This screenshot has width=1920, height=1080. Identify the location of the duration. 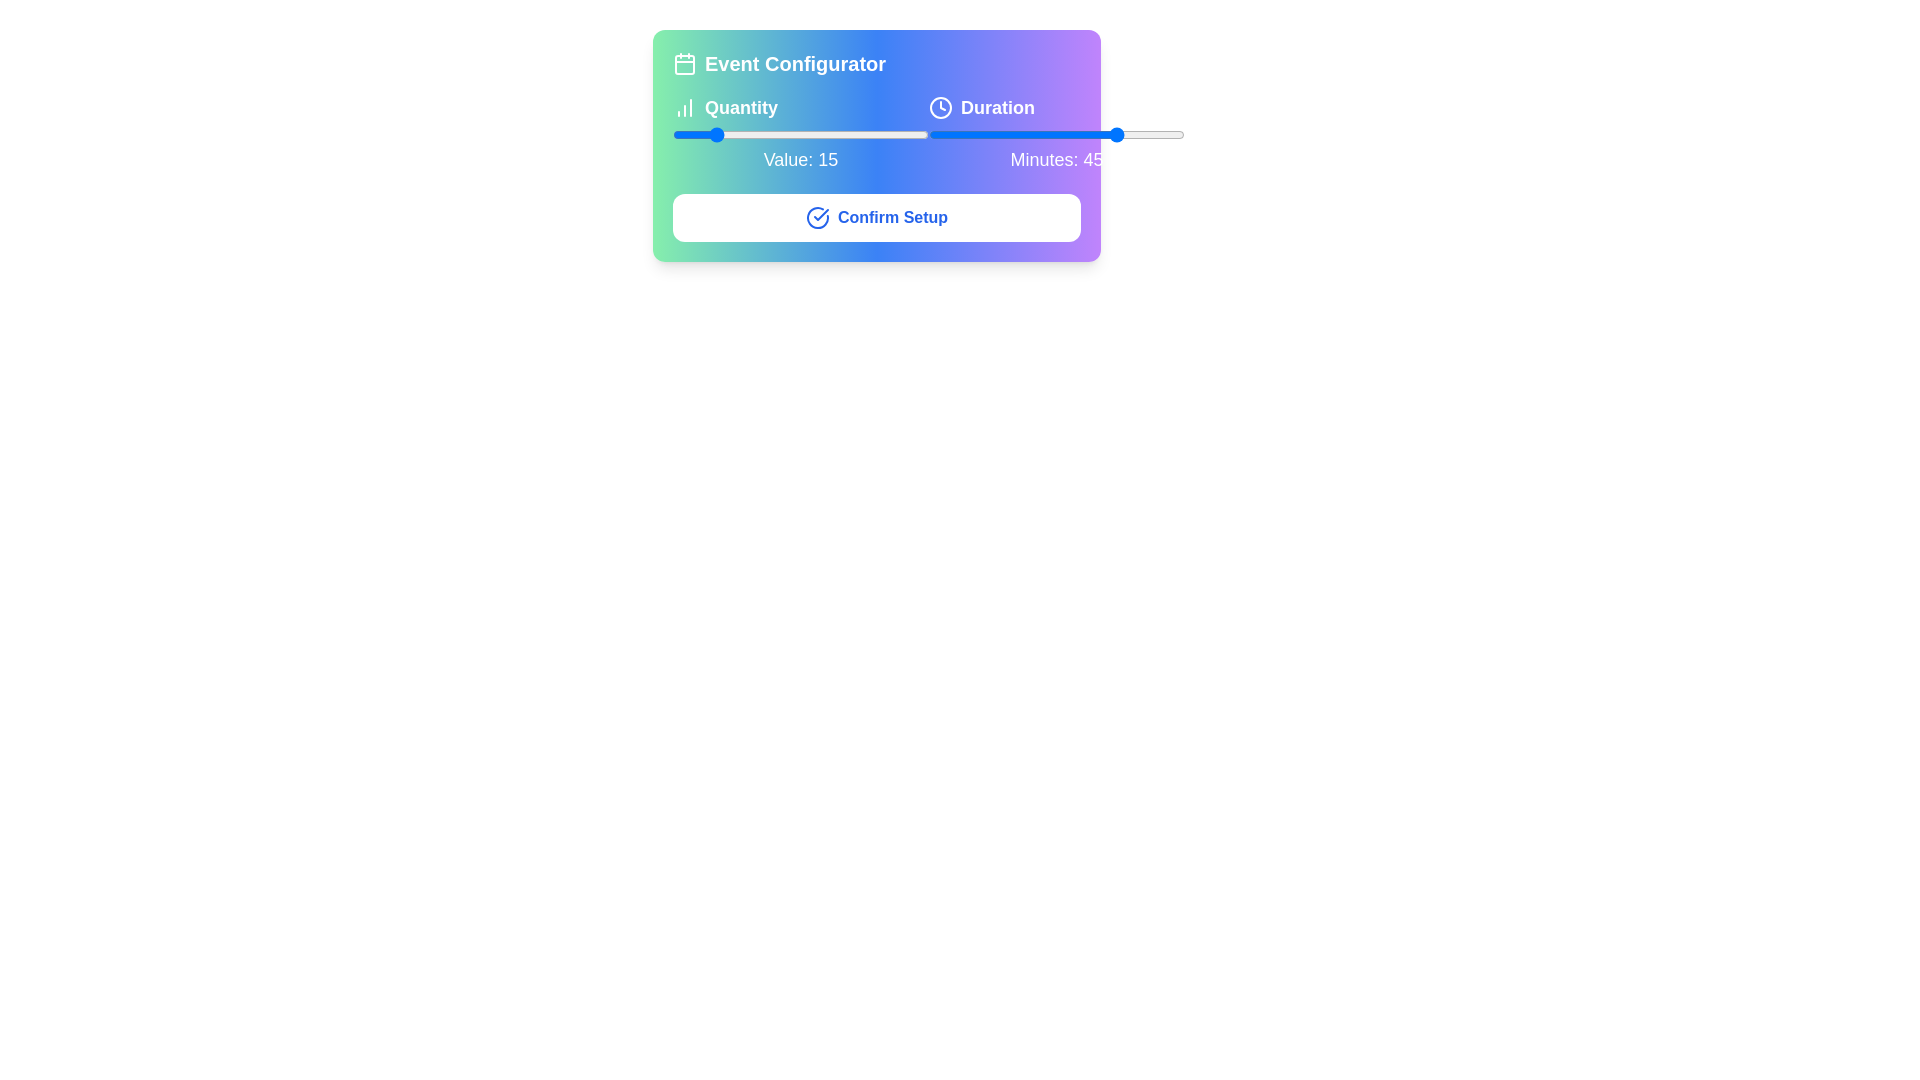
(1167, 135).